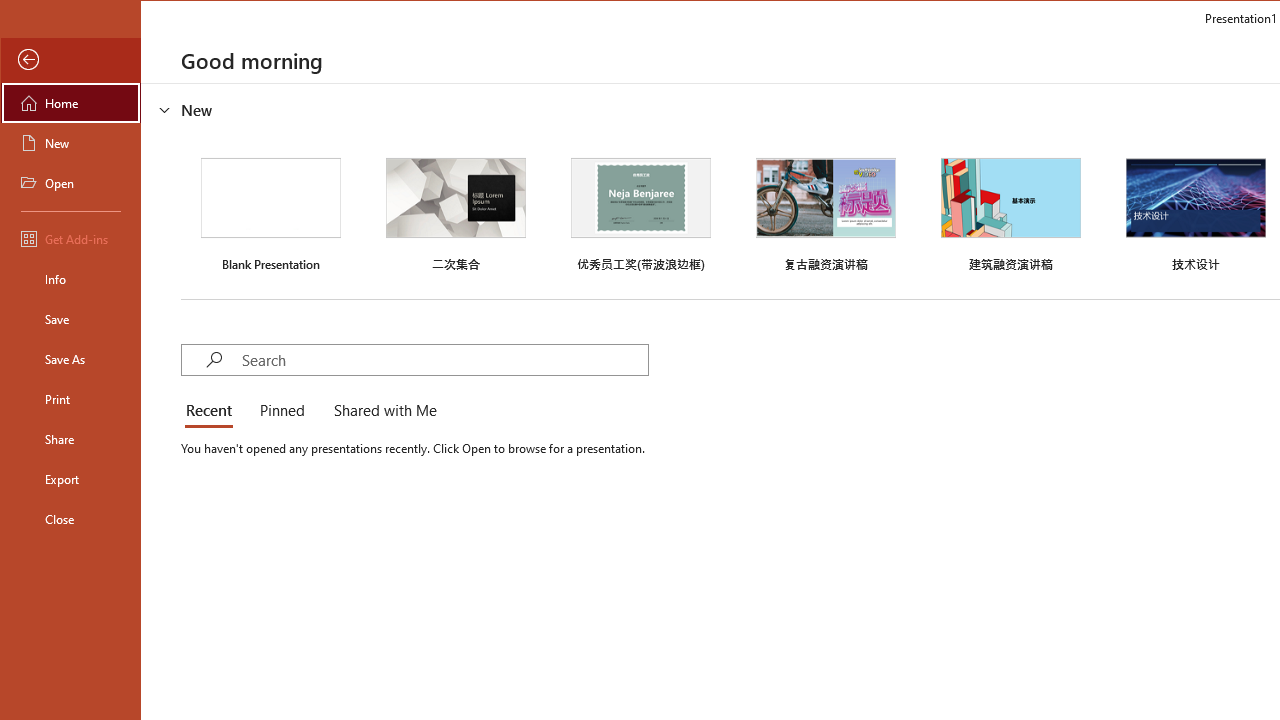 The width and height of the screenshot is (1280, 720). I want to click on 'Print', so click(71, 398).